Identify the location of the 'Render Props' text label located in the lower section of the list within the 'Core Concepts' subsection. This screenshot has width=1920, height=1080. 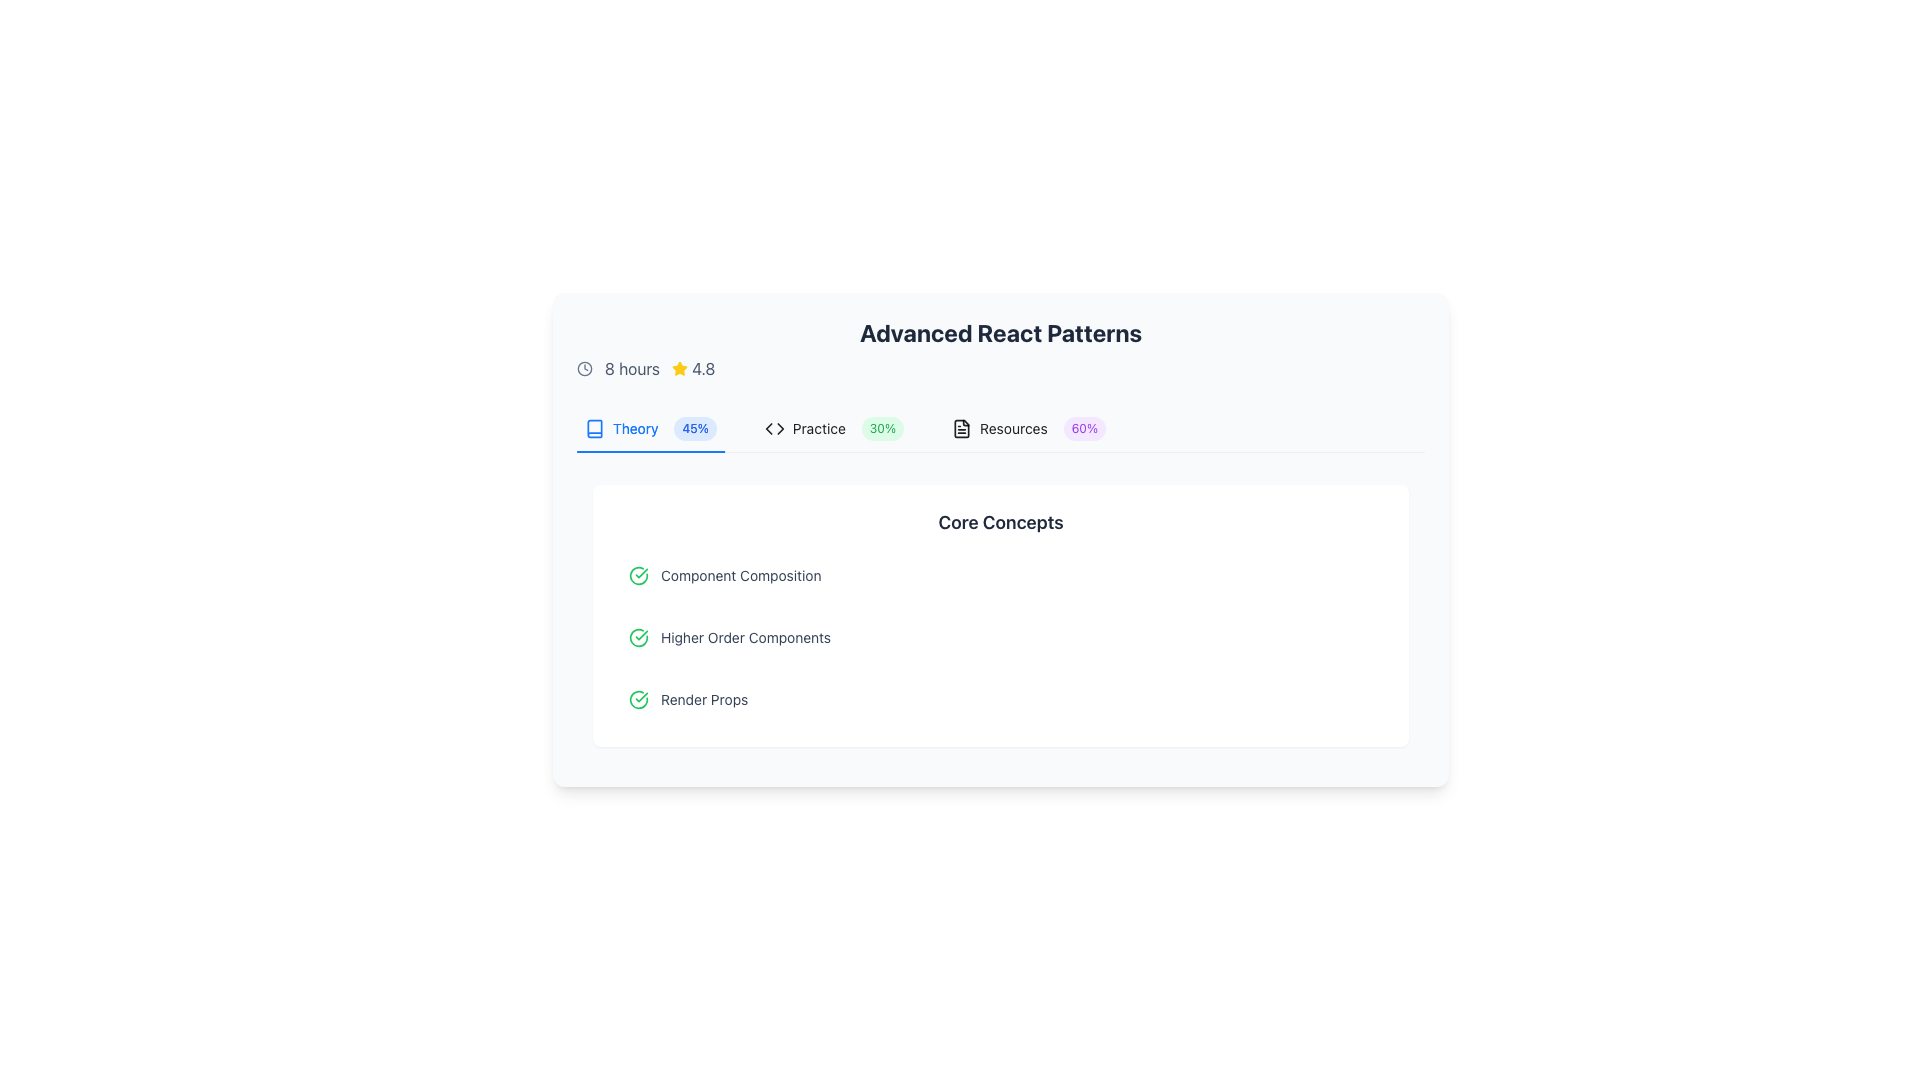
(704, 698).